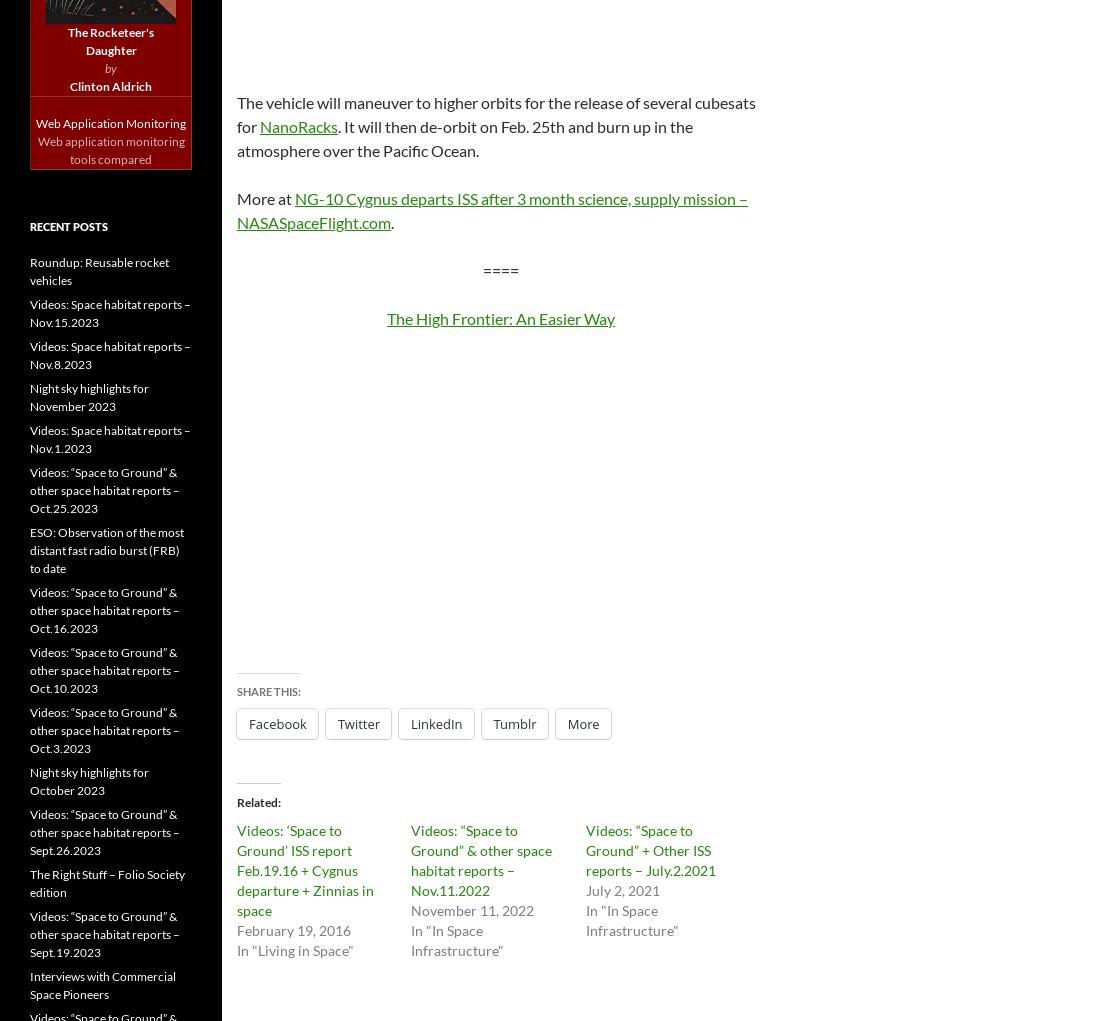 The image size is (1100, 1021). I want to click on 'Videos: “Space to Ground” & other space habitat reports – Oct.10.2023', so click(105, 670).